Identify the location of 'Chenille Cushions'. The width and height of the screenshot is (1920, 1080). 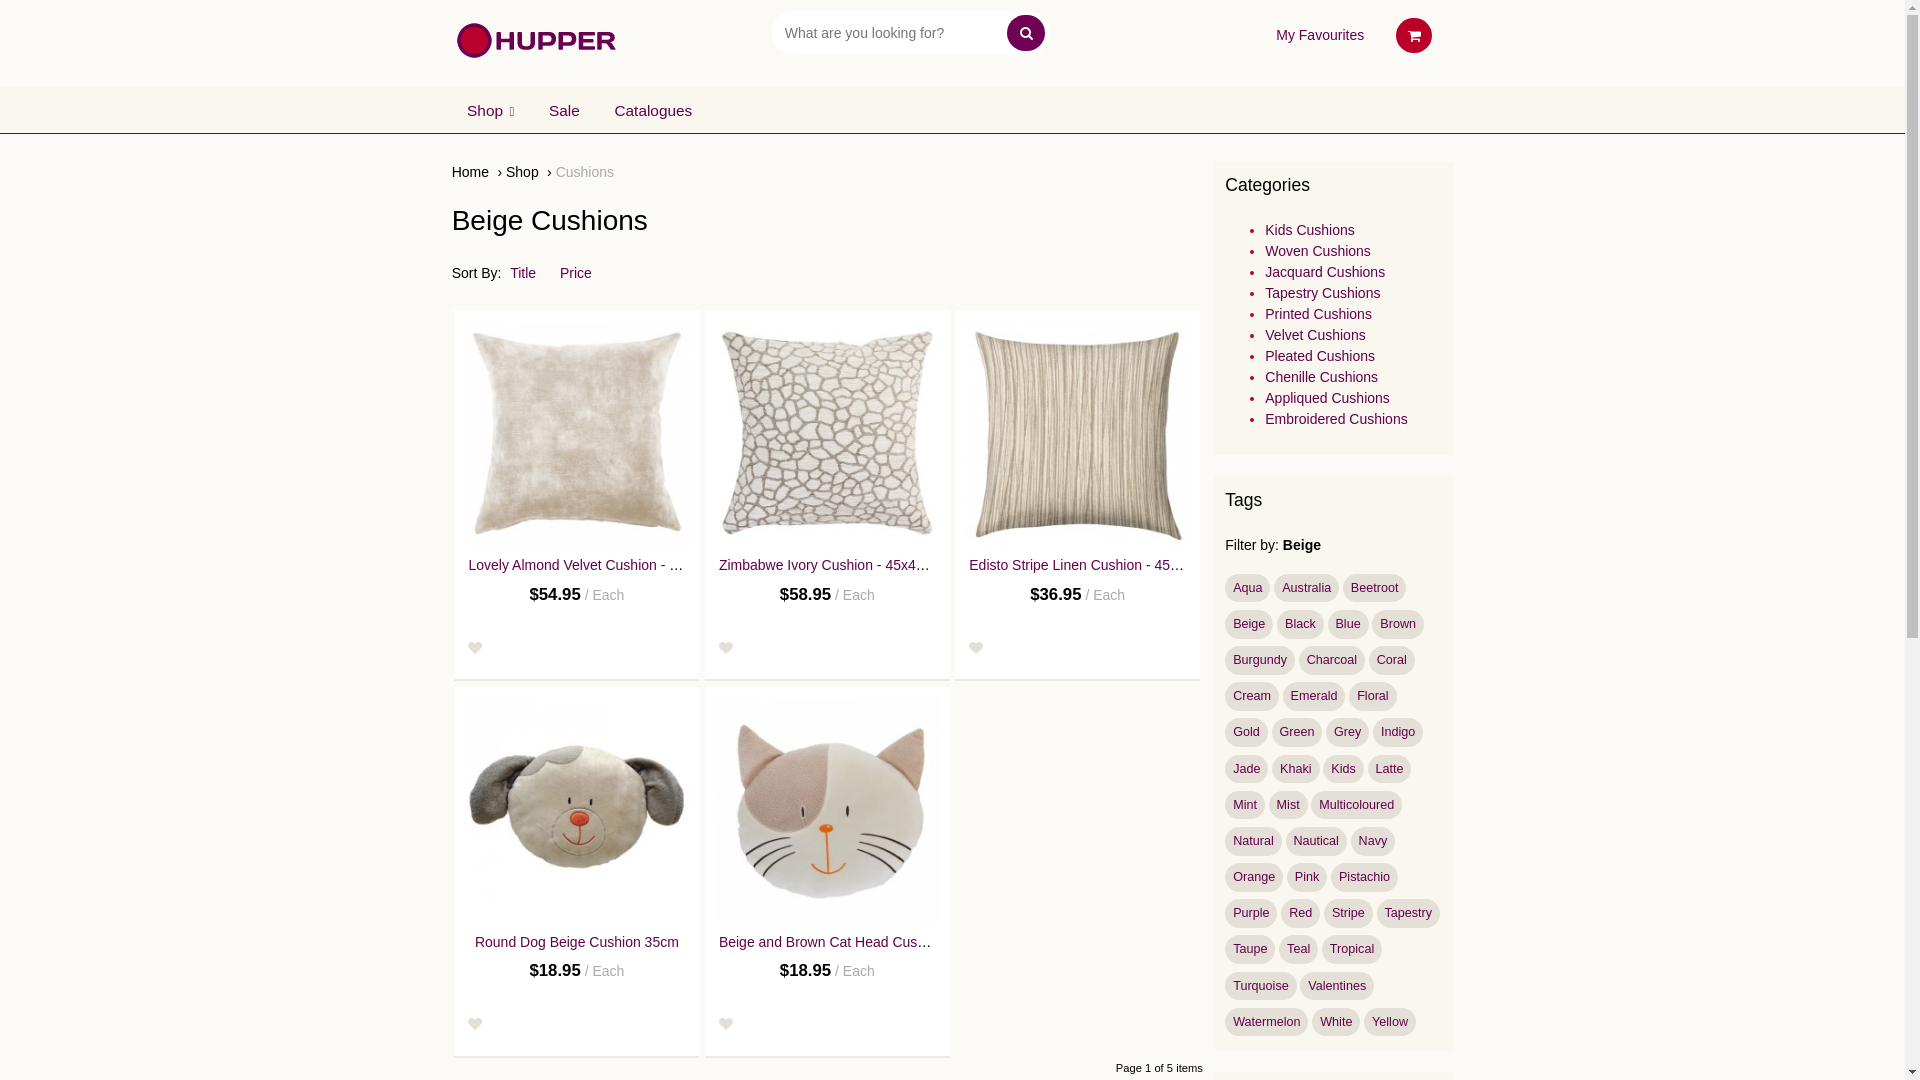
(1321, 377).